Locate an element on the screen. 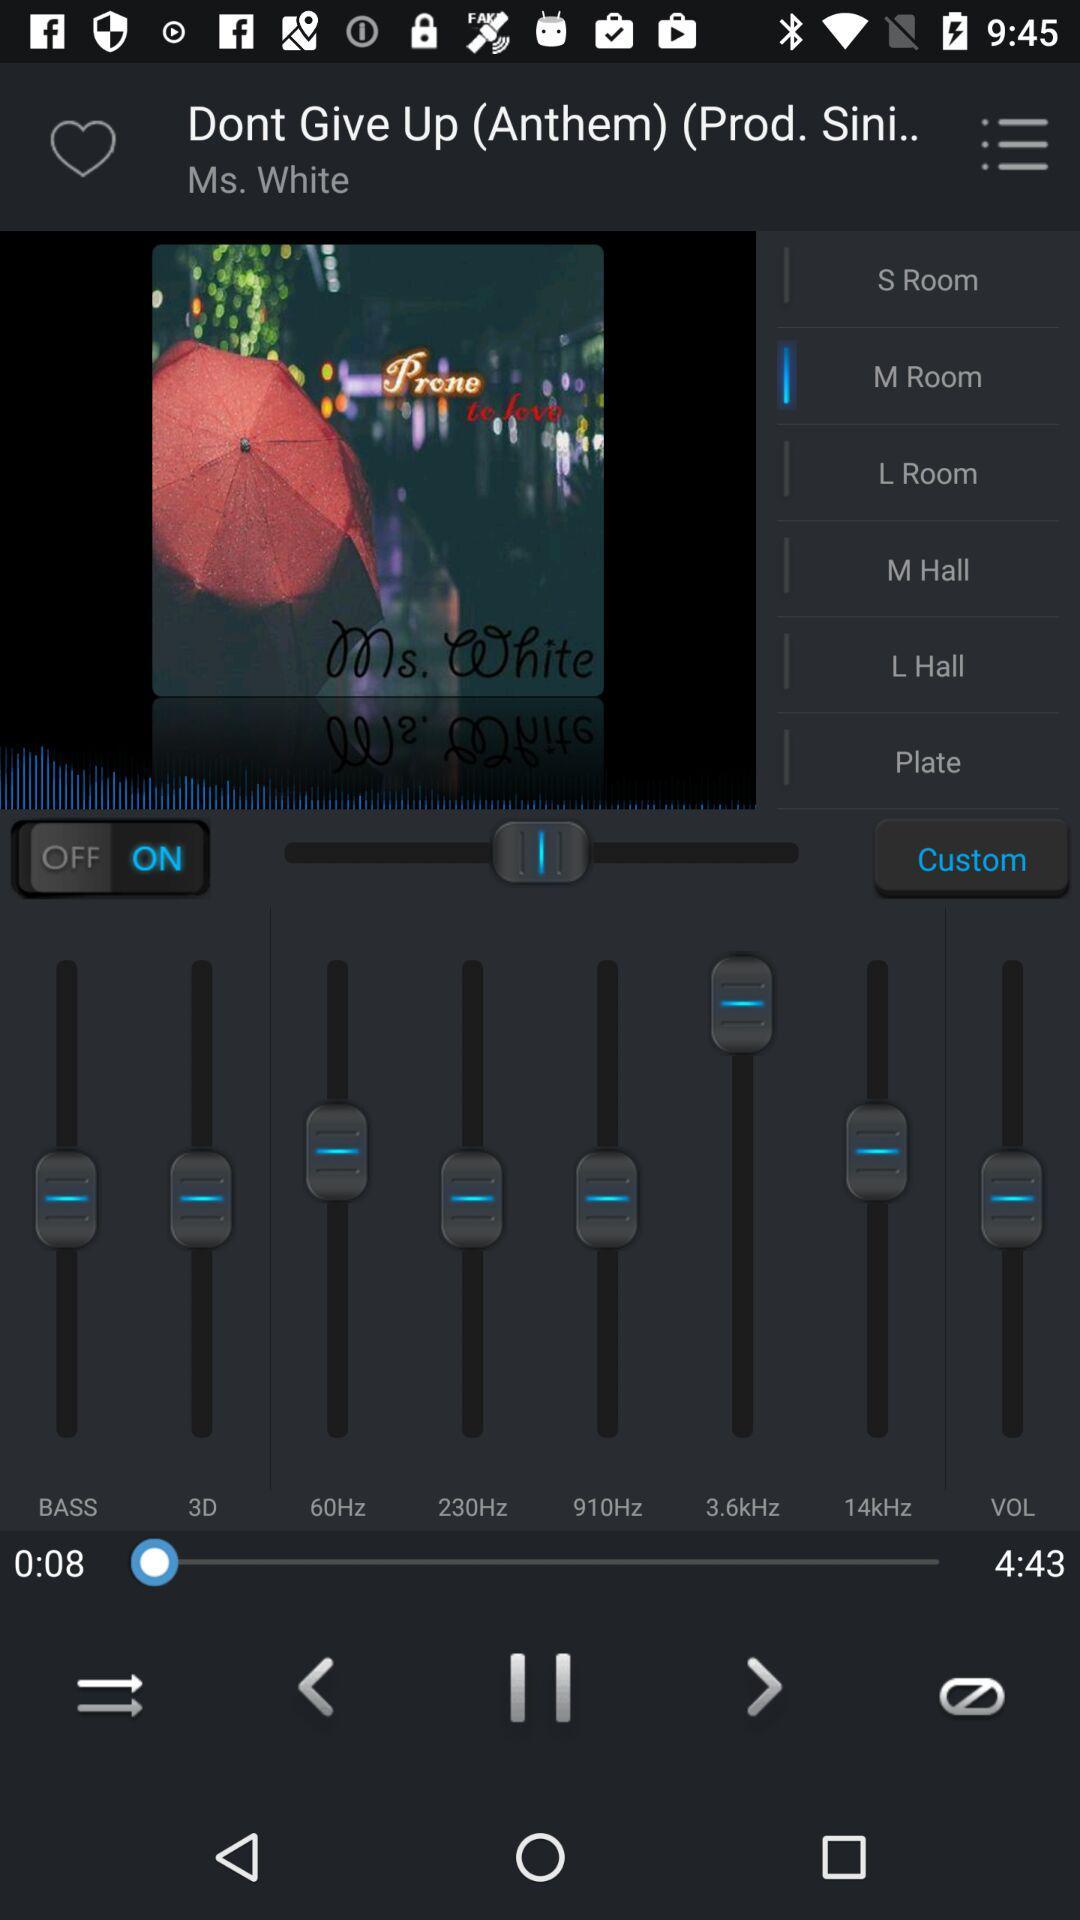 Image resolution: width=1080 pixels, height=1920 pixels. the sliders icon is located at coordinates (109, 858).